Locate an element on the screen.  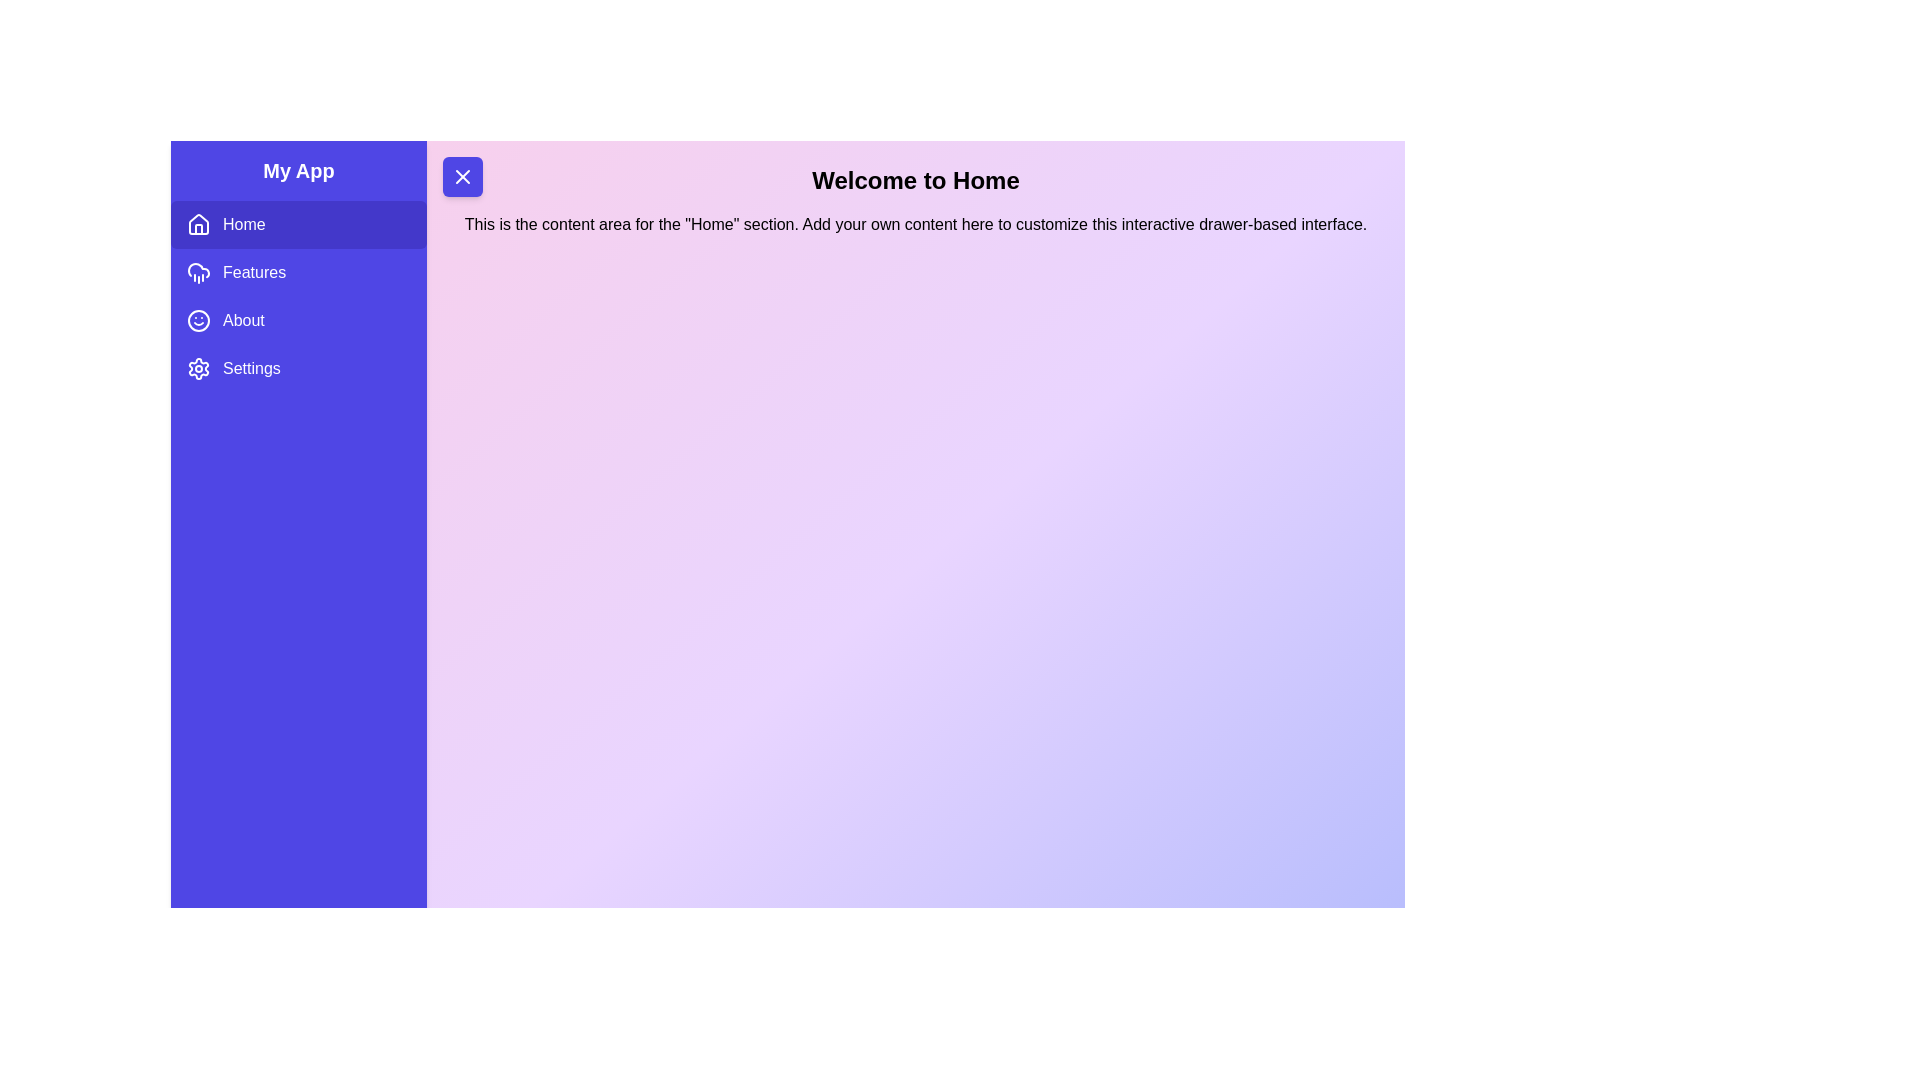
the sidebar item Home is located at coordinates (297, 224).